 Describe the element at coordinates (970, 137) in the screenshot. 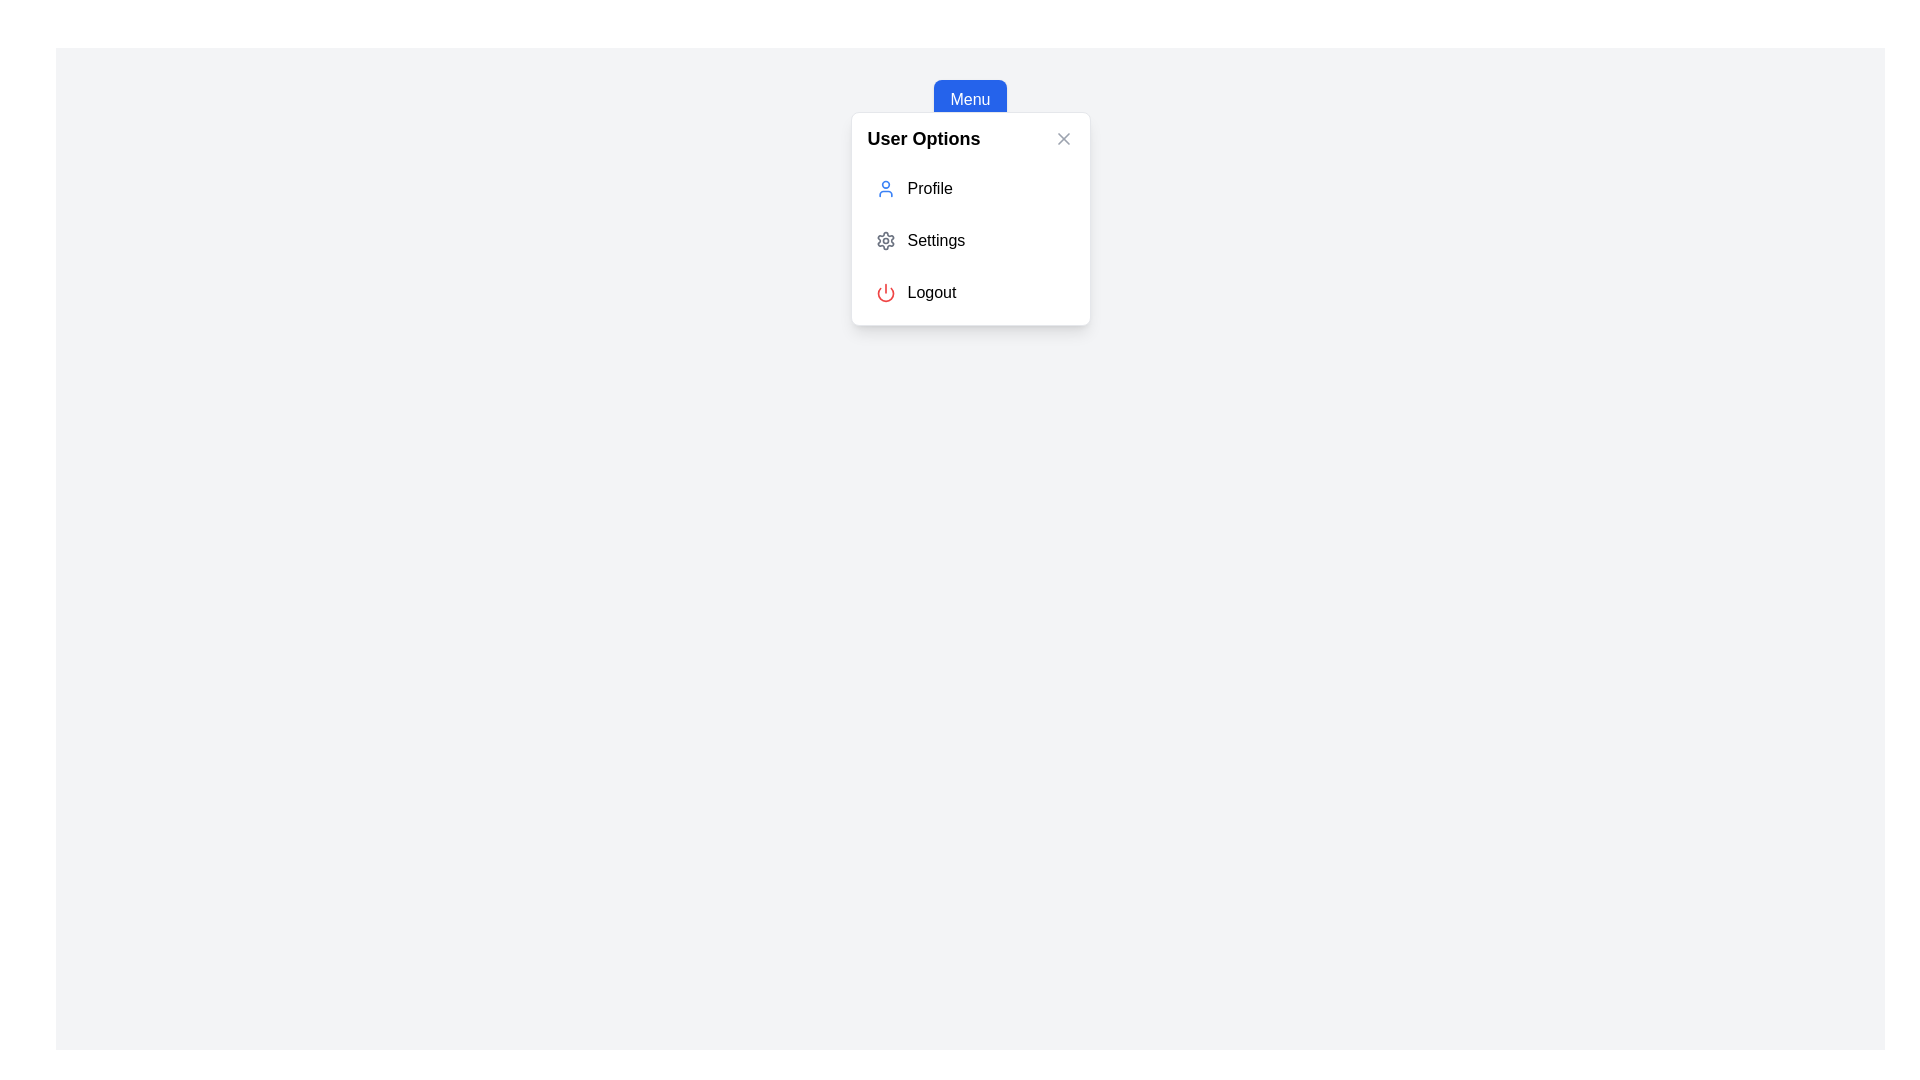

I see `text from the 'User Options' text label located at the top-left corner of the dropdown menu, which is styled as a section header` at that location.